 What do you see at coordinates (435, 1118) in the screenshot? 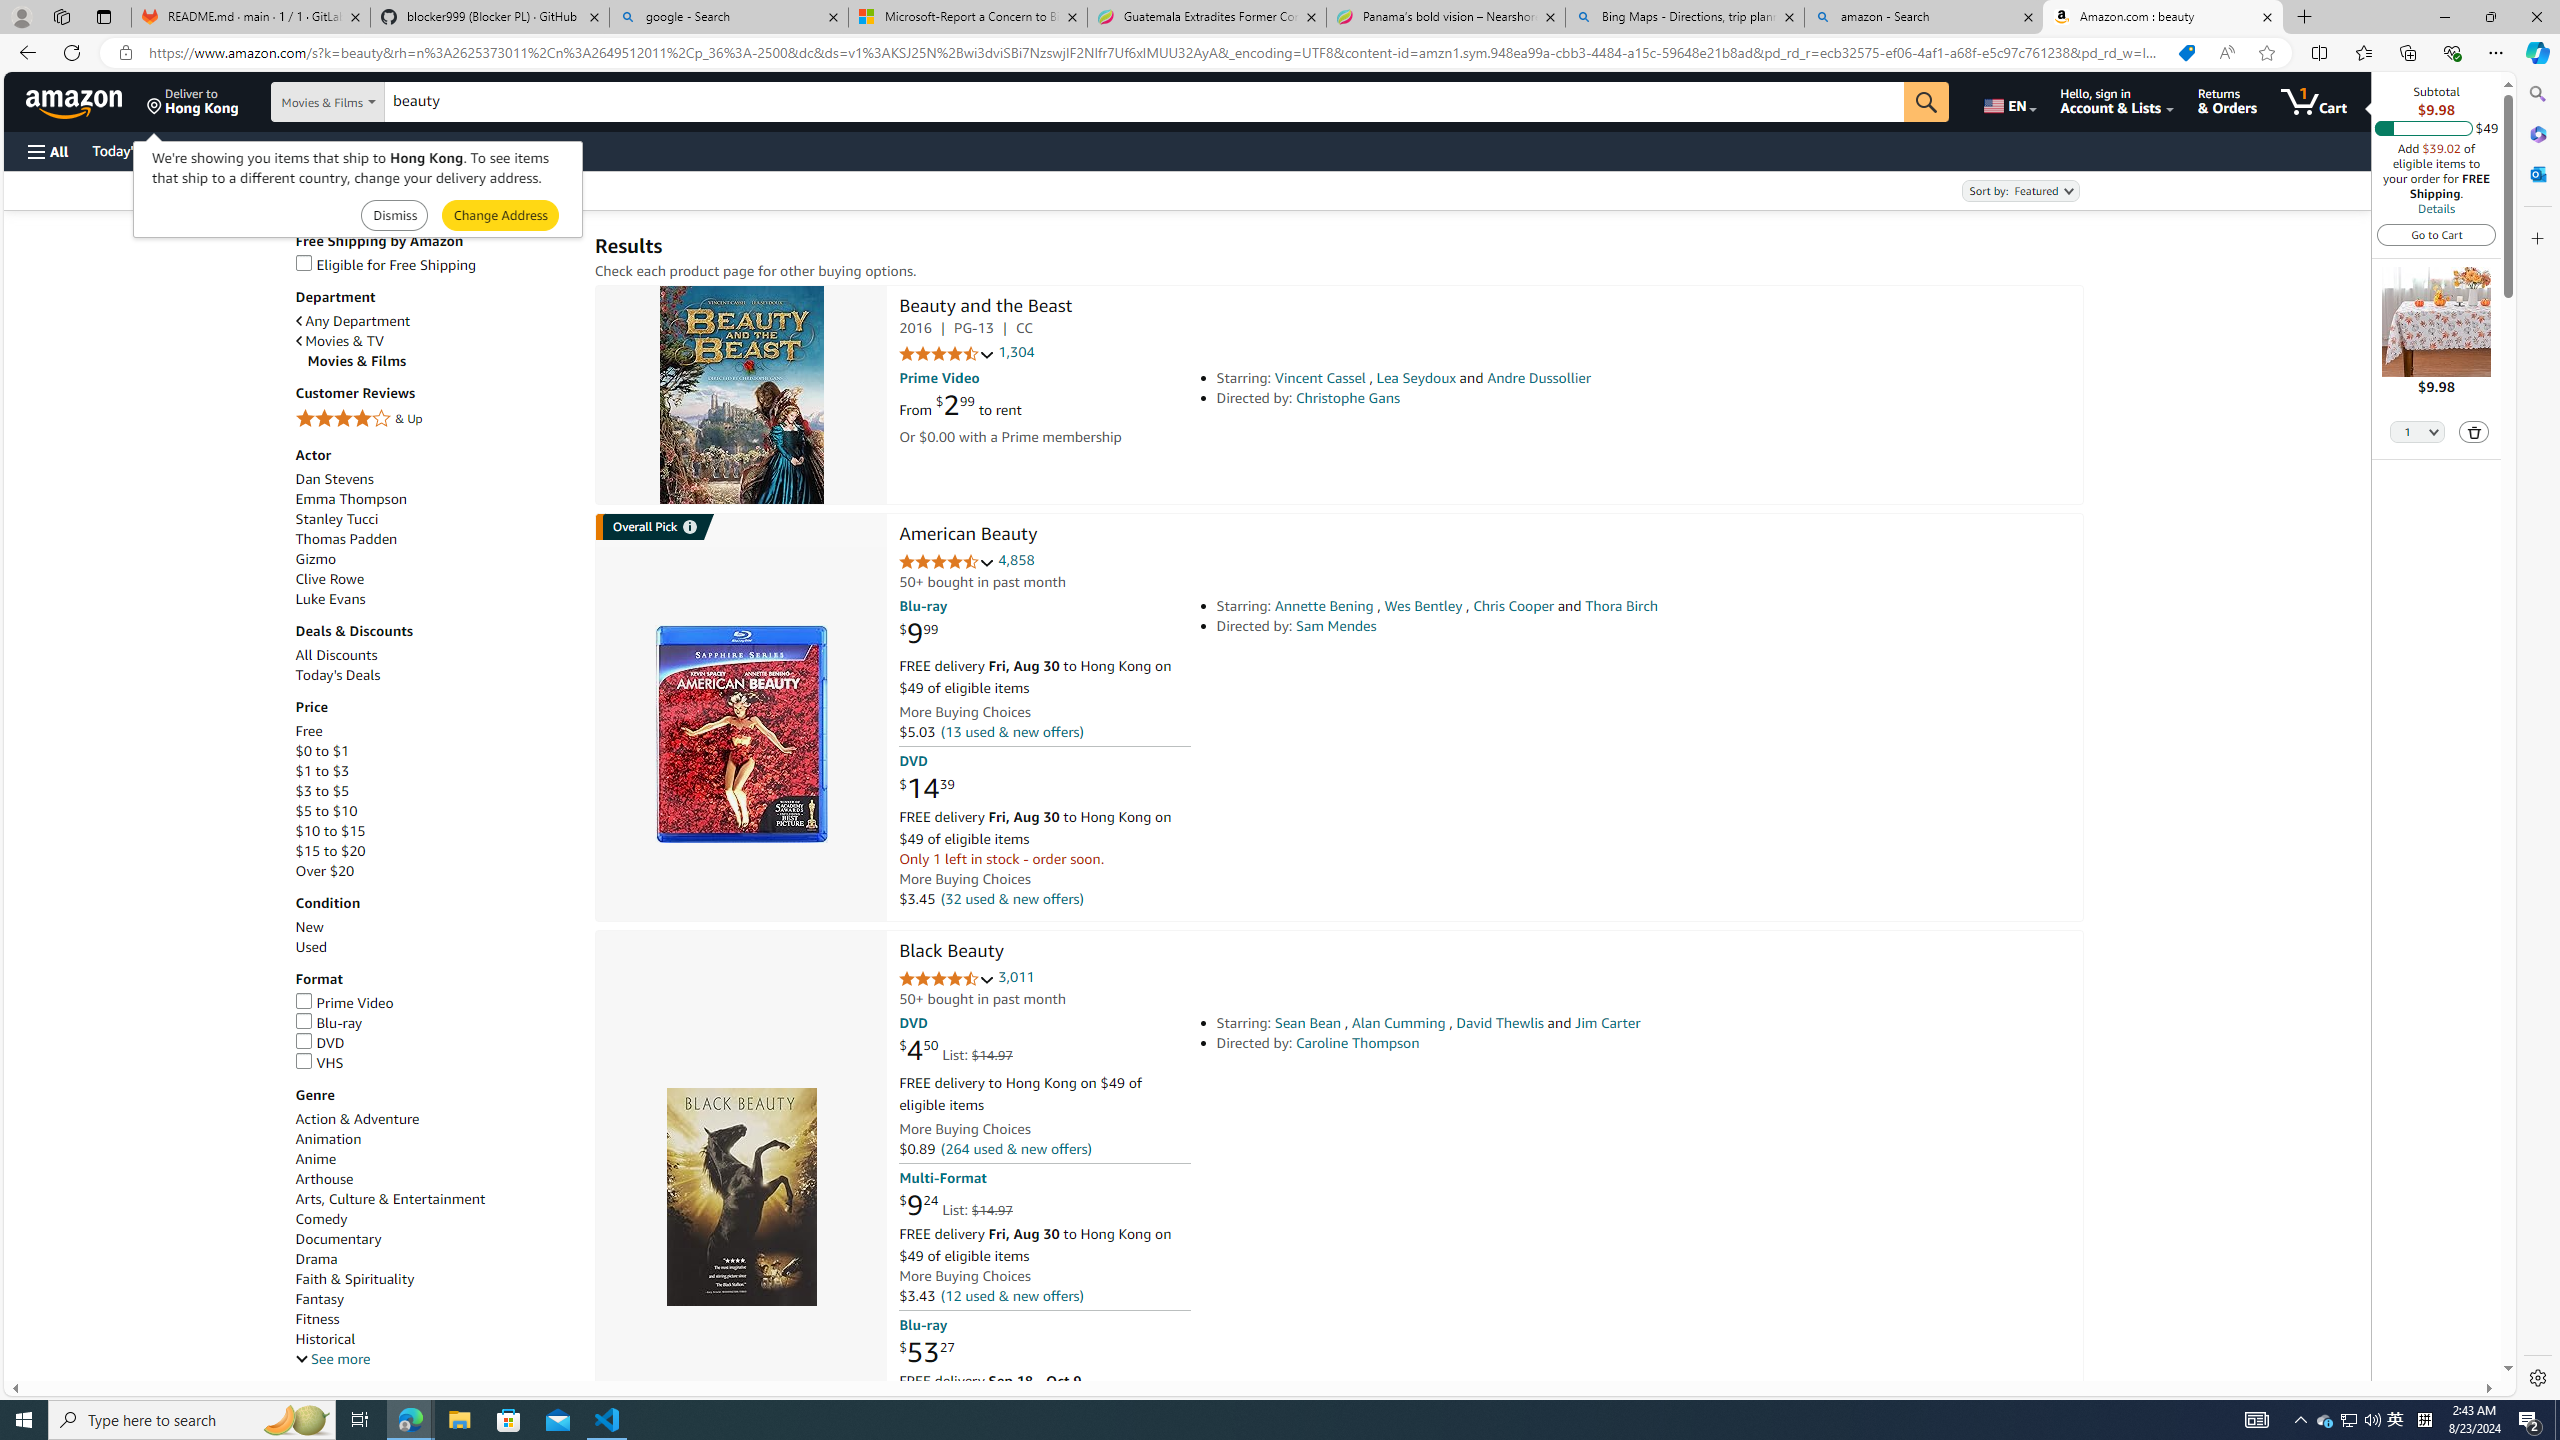
I see `'Action & Adventure'` at bounding box center [435, 1118].